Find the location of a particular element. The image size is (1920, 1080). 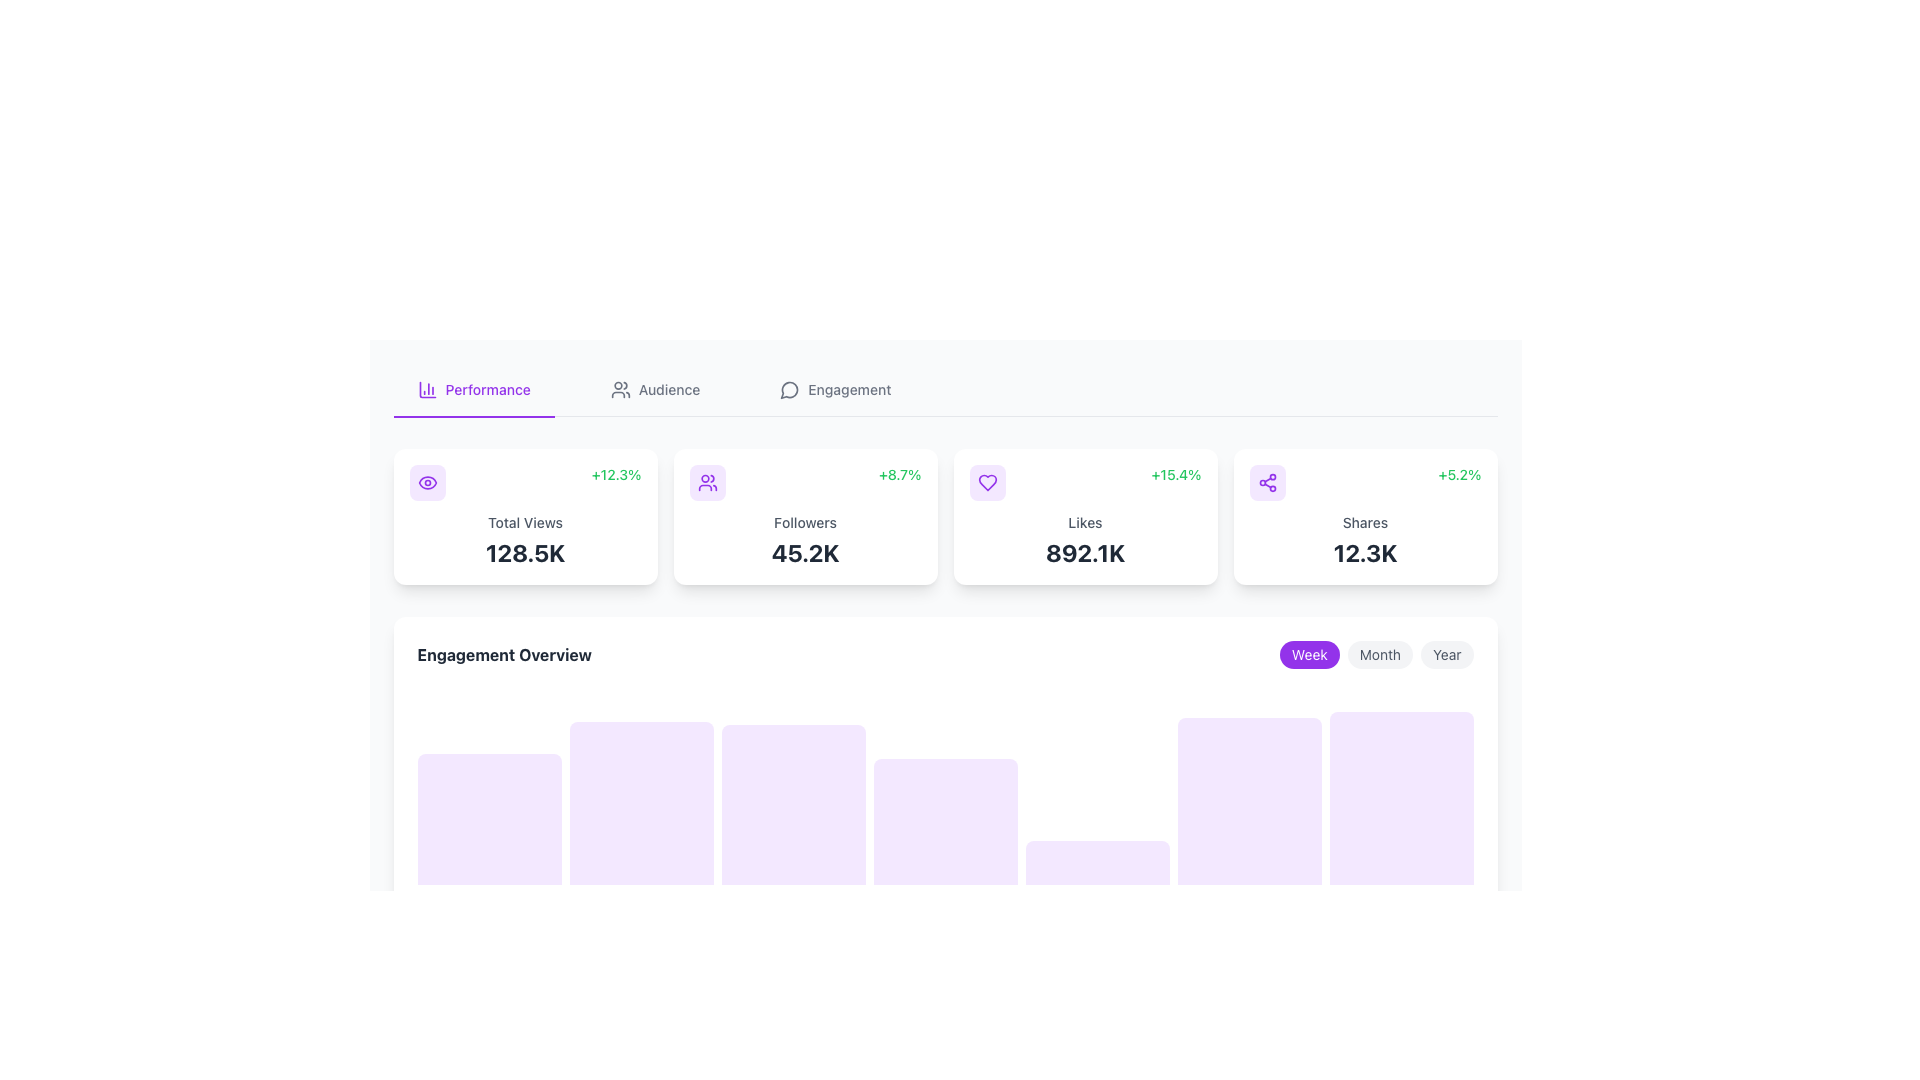

value displayed in the text label showing '892.1K', which is located at the lower part of a rectangular card in the dashboard statistics, below the 'Likes' text is located at coordinates (1084, 552).